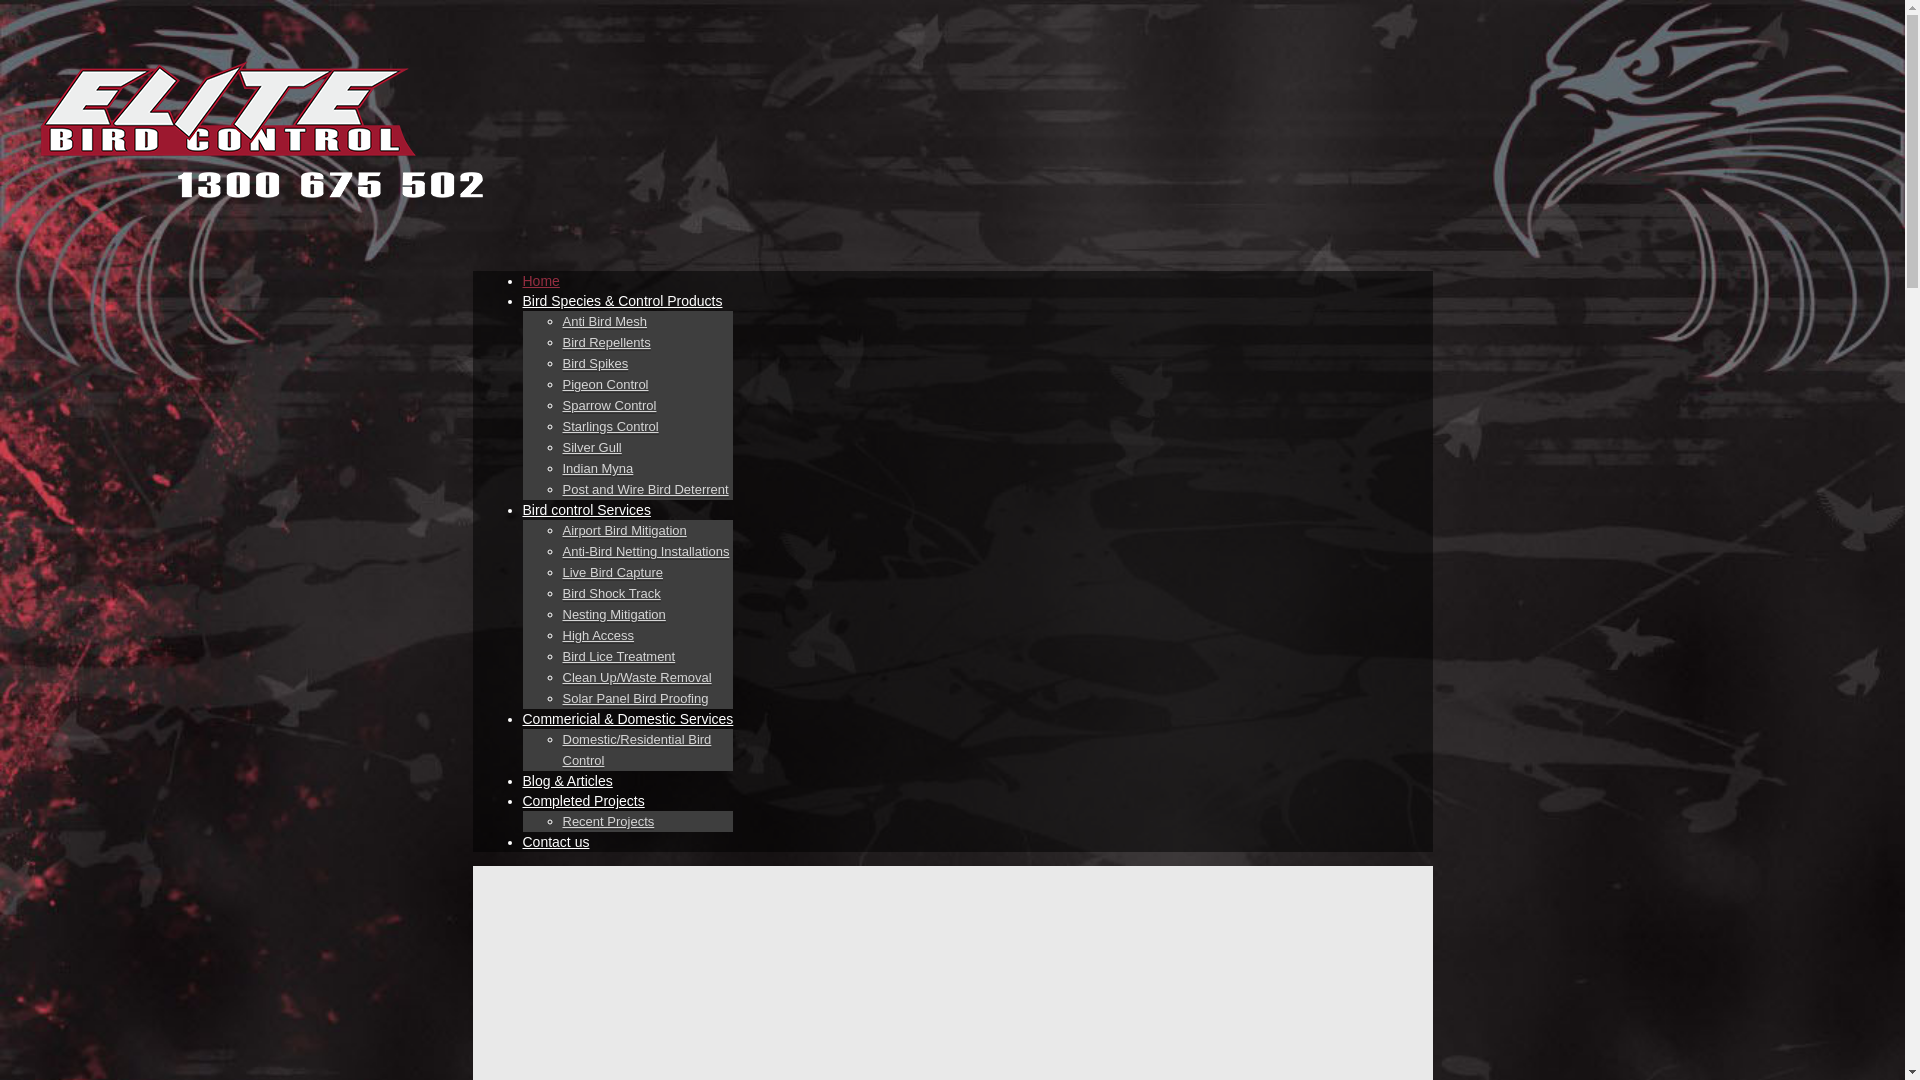 This screenshot has width=1920, height=1080. I want to click on 'Blog & Articles', so click(565, 779).